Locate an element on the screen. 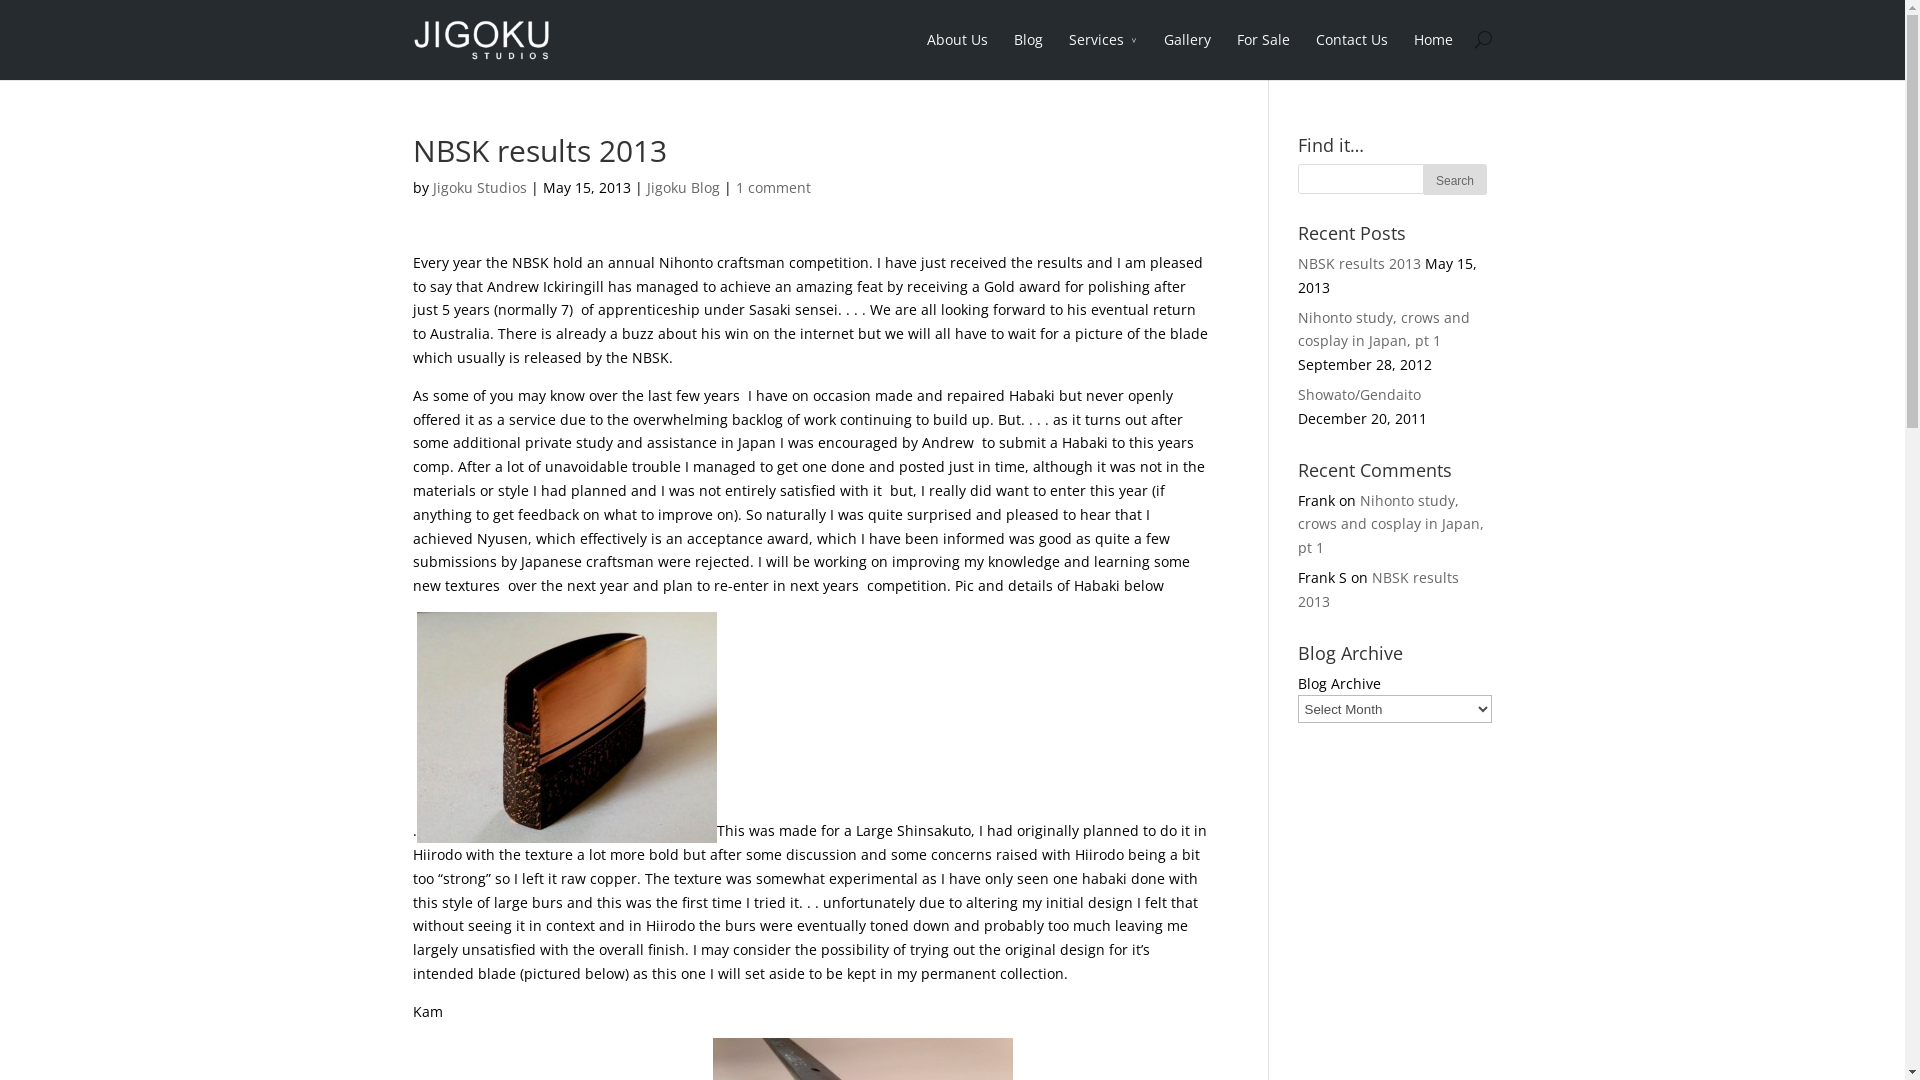  'For Sale' is located at coordinates (1261, 53).